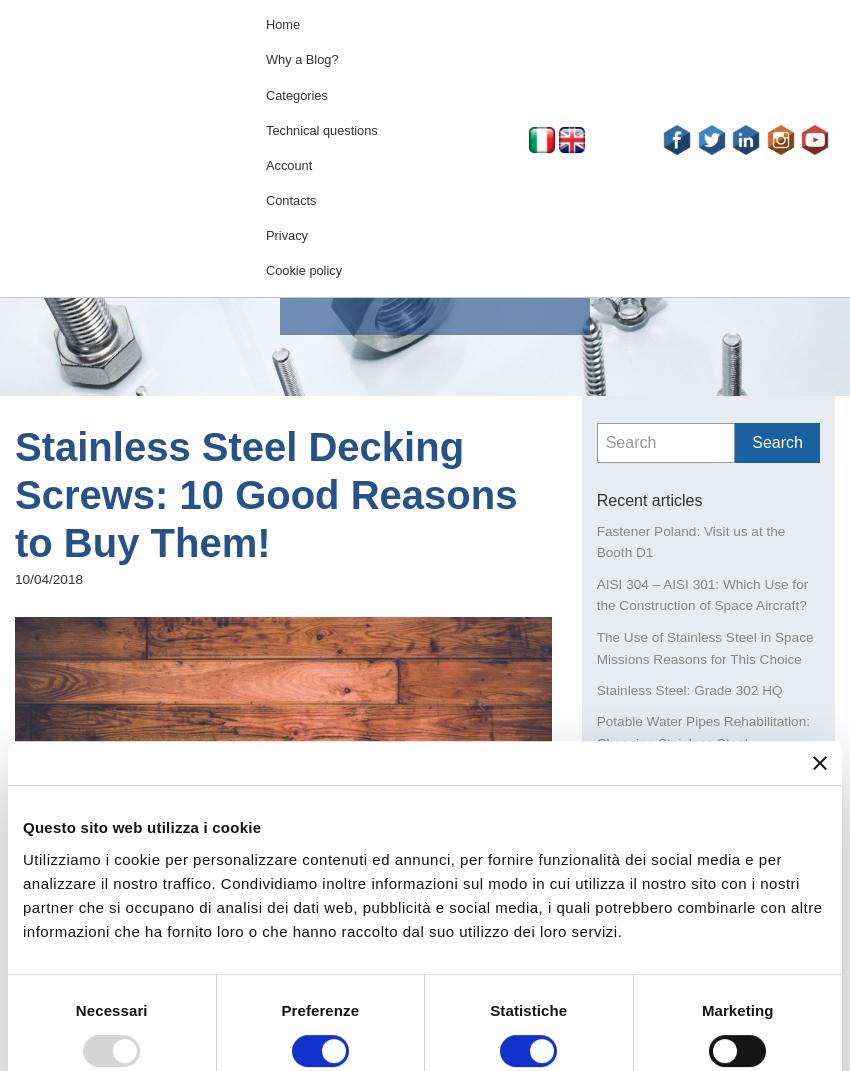 The height and width of the screenshot is (1071, 850). What do you see at coordinates (255, 1037) in the screenshot?
I see `'are the solution to your problems!'` at bounding box center [255, 1037].